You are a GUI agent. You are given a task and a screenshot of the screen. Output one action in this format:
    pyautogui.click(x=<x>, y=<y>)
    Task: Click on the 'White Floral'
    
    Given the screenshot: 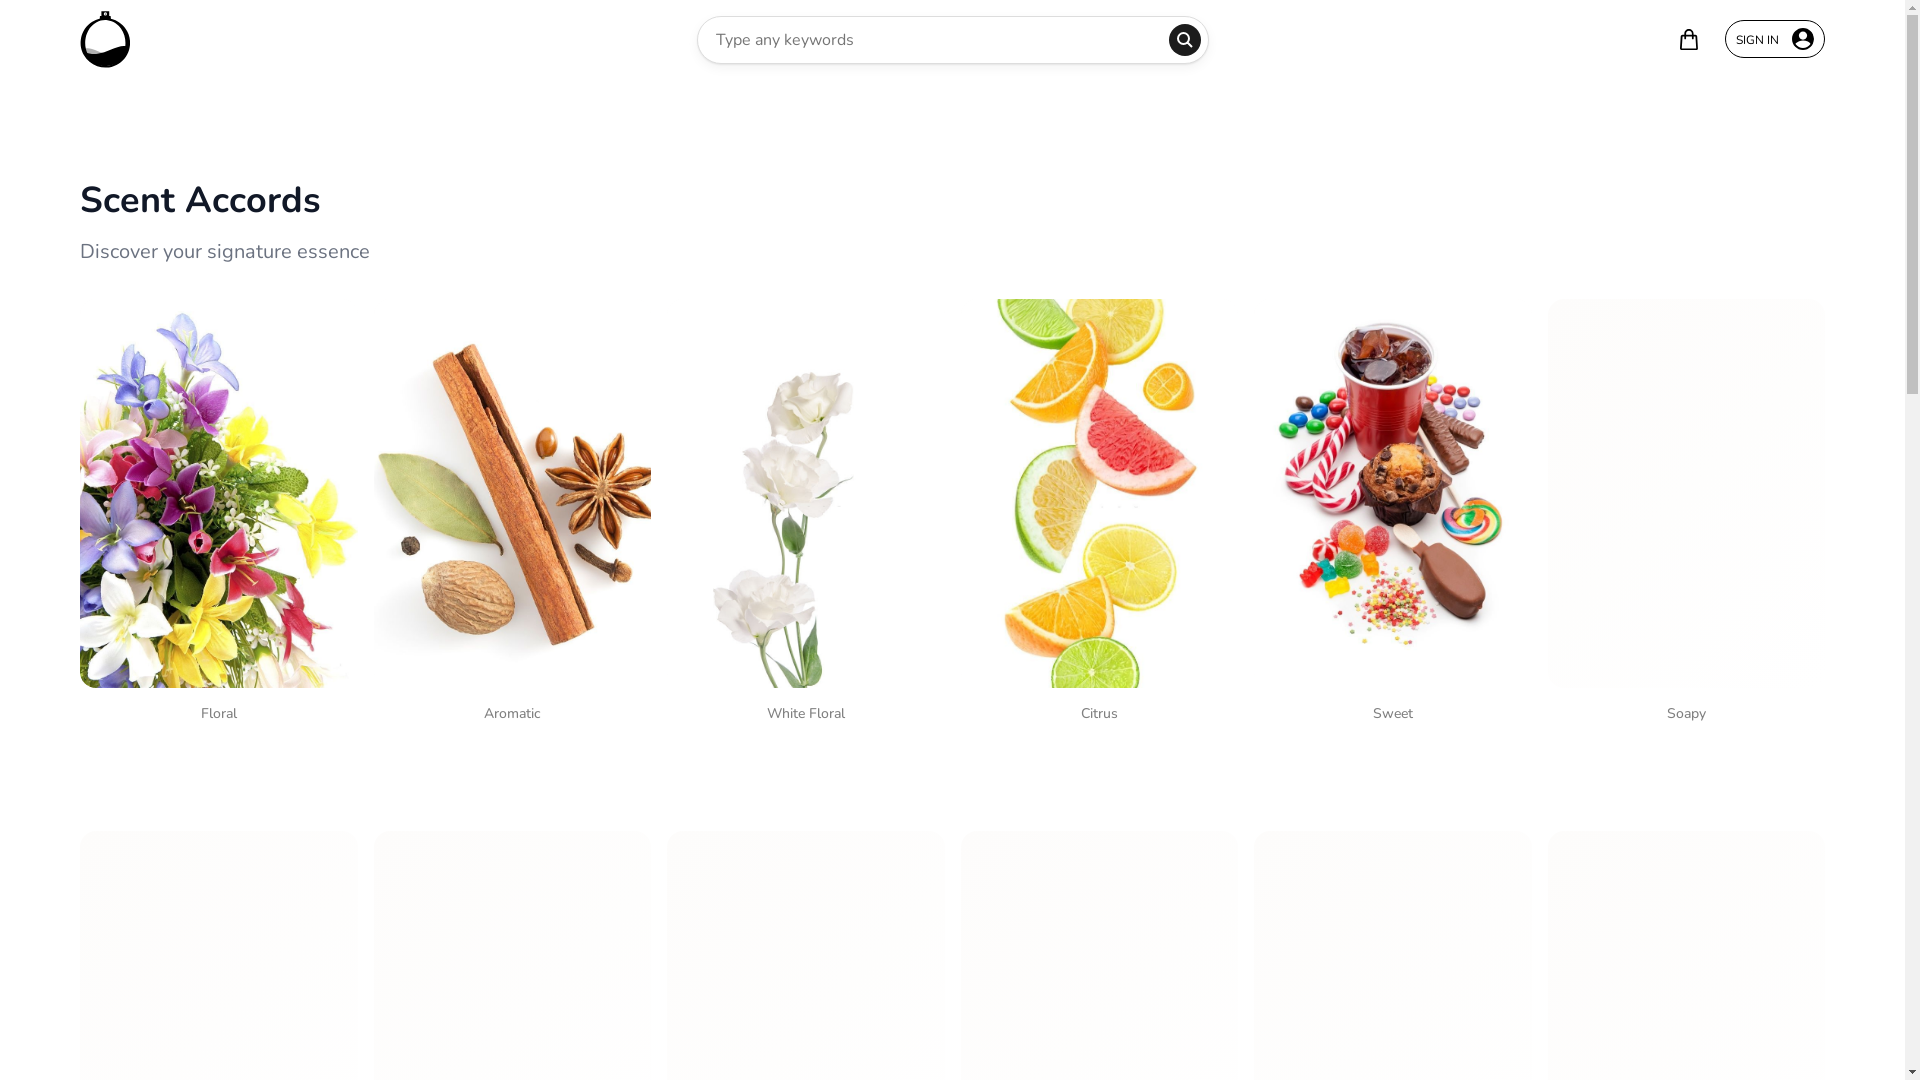 What is the action you would take?
    pyautogui.click(x=806, y=514)
    